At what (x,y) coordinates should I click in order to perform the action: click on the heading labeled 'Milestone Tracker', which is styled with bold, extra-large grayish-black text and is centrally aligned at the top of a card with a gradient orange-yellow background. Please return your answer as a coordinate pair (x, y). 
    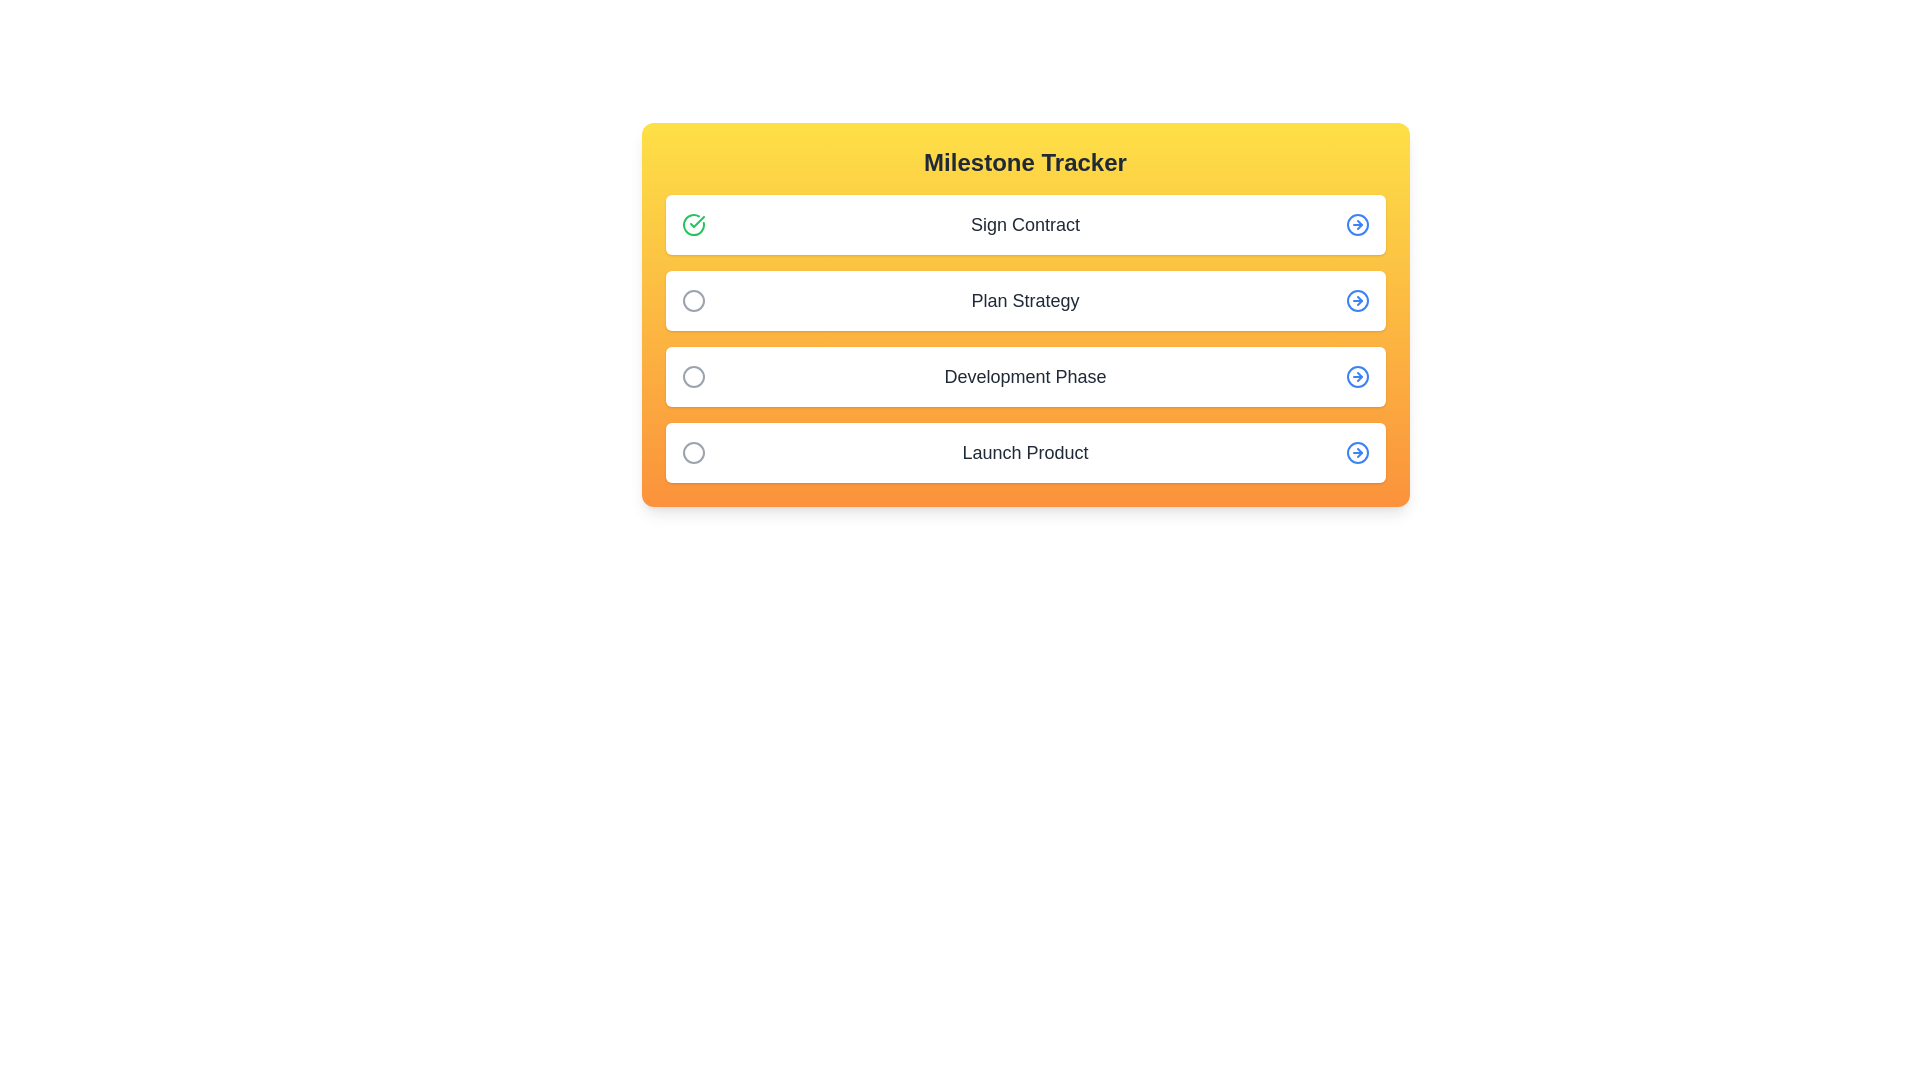
    Looking at the image, I should click on (1025, 161).